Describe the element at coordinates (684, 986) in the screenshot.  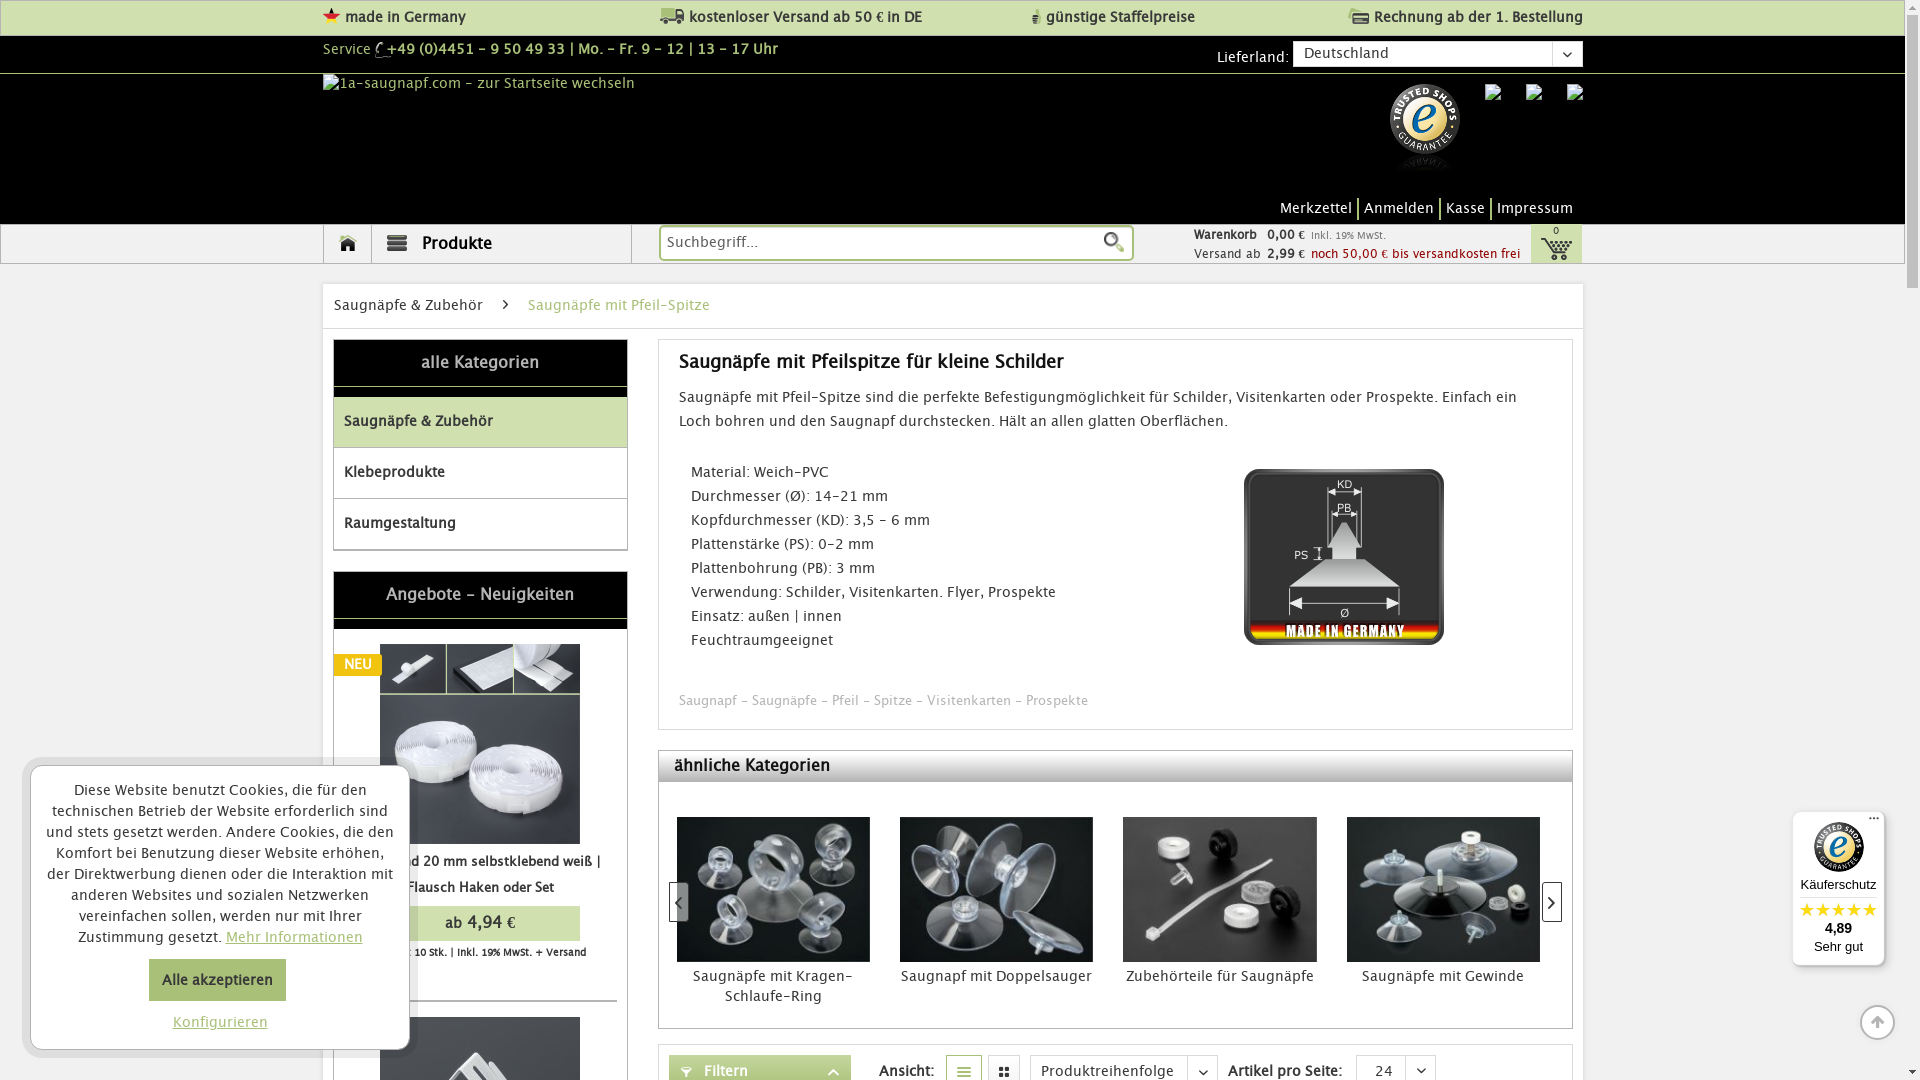
I see `'Sauger mit Schaft-Vertikalbohrung'` at that location.